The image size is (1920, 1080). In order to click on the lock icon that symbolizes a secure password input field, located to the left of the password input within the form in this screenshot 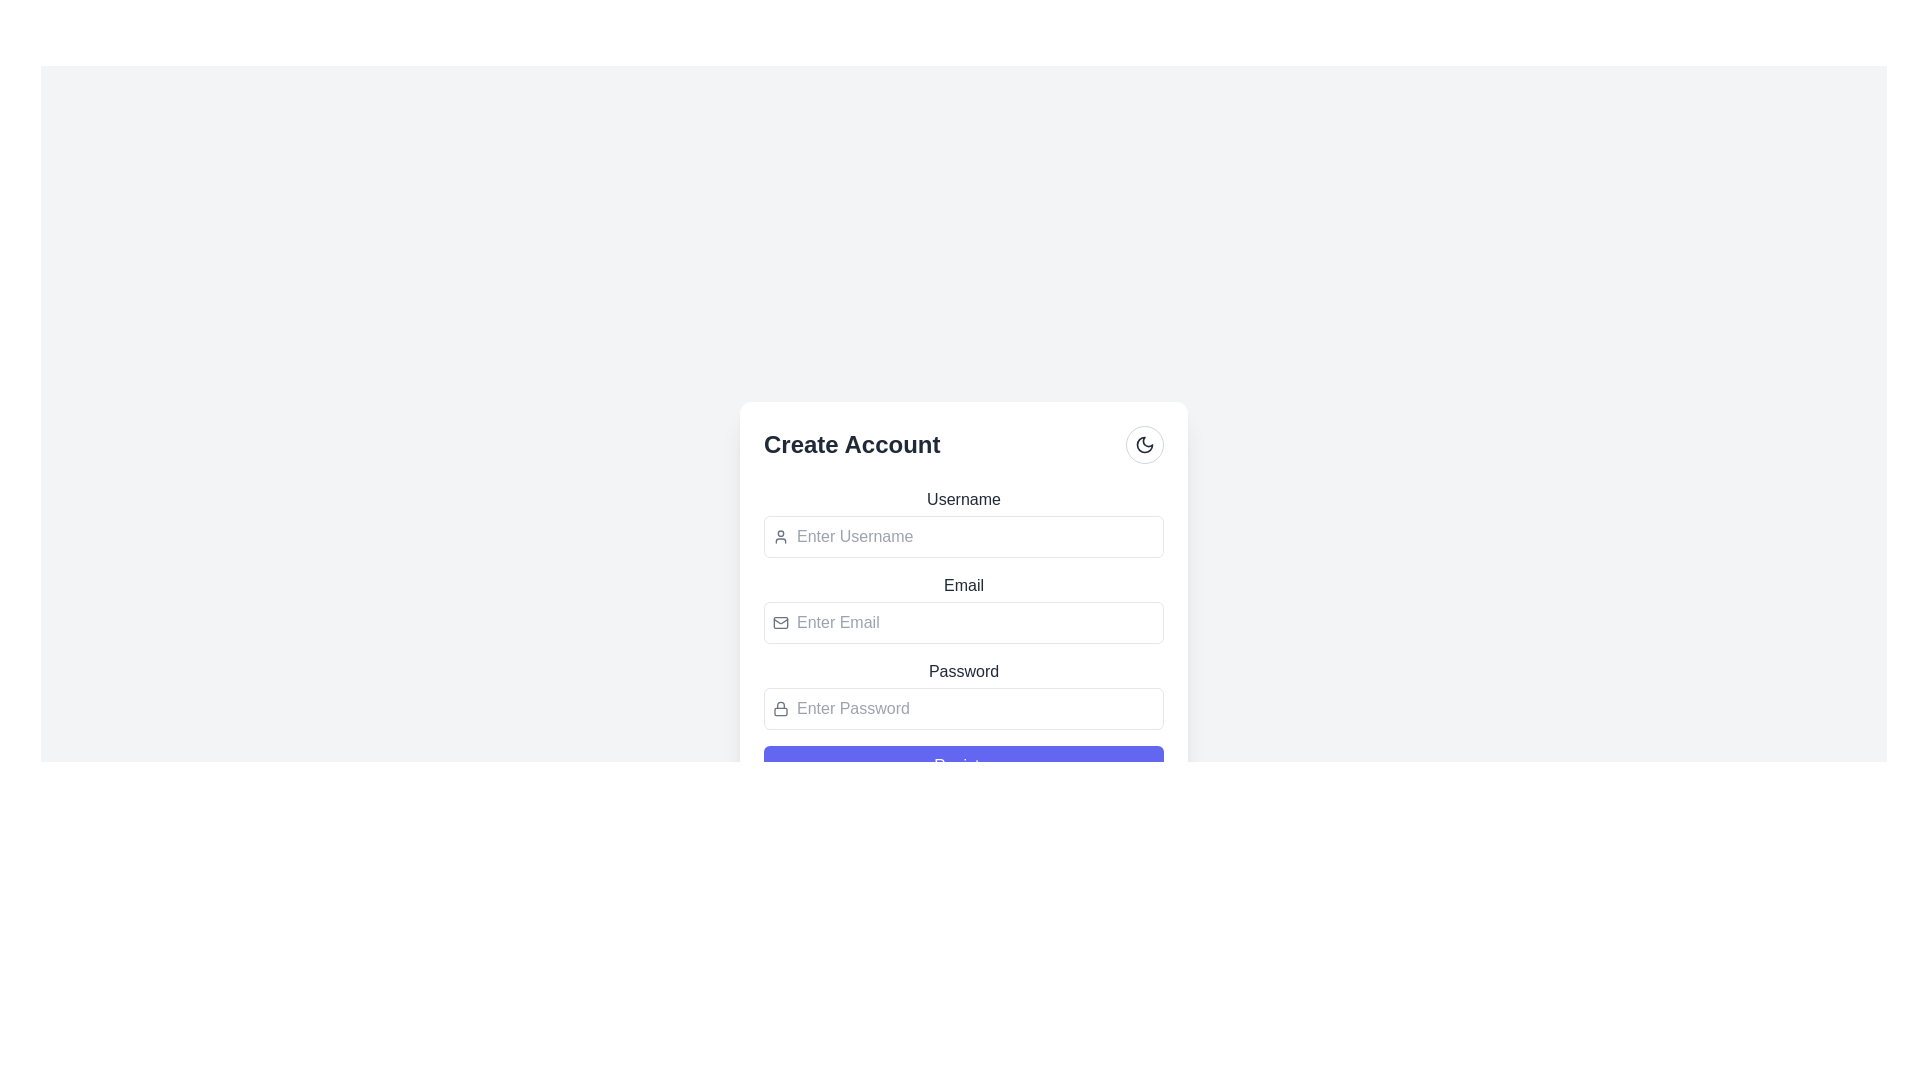, I will do `click(780, 708)`.